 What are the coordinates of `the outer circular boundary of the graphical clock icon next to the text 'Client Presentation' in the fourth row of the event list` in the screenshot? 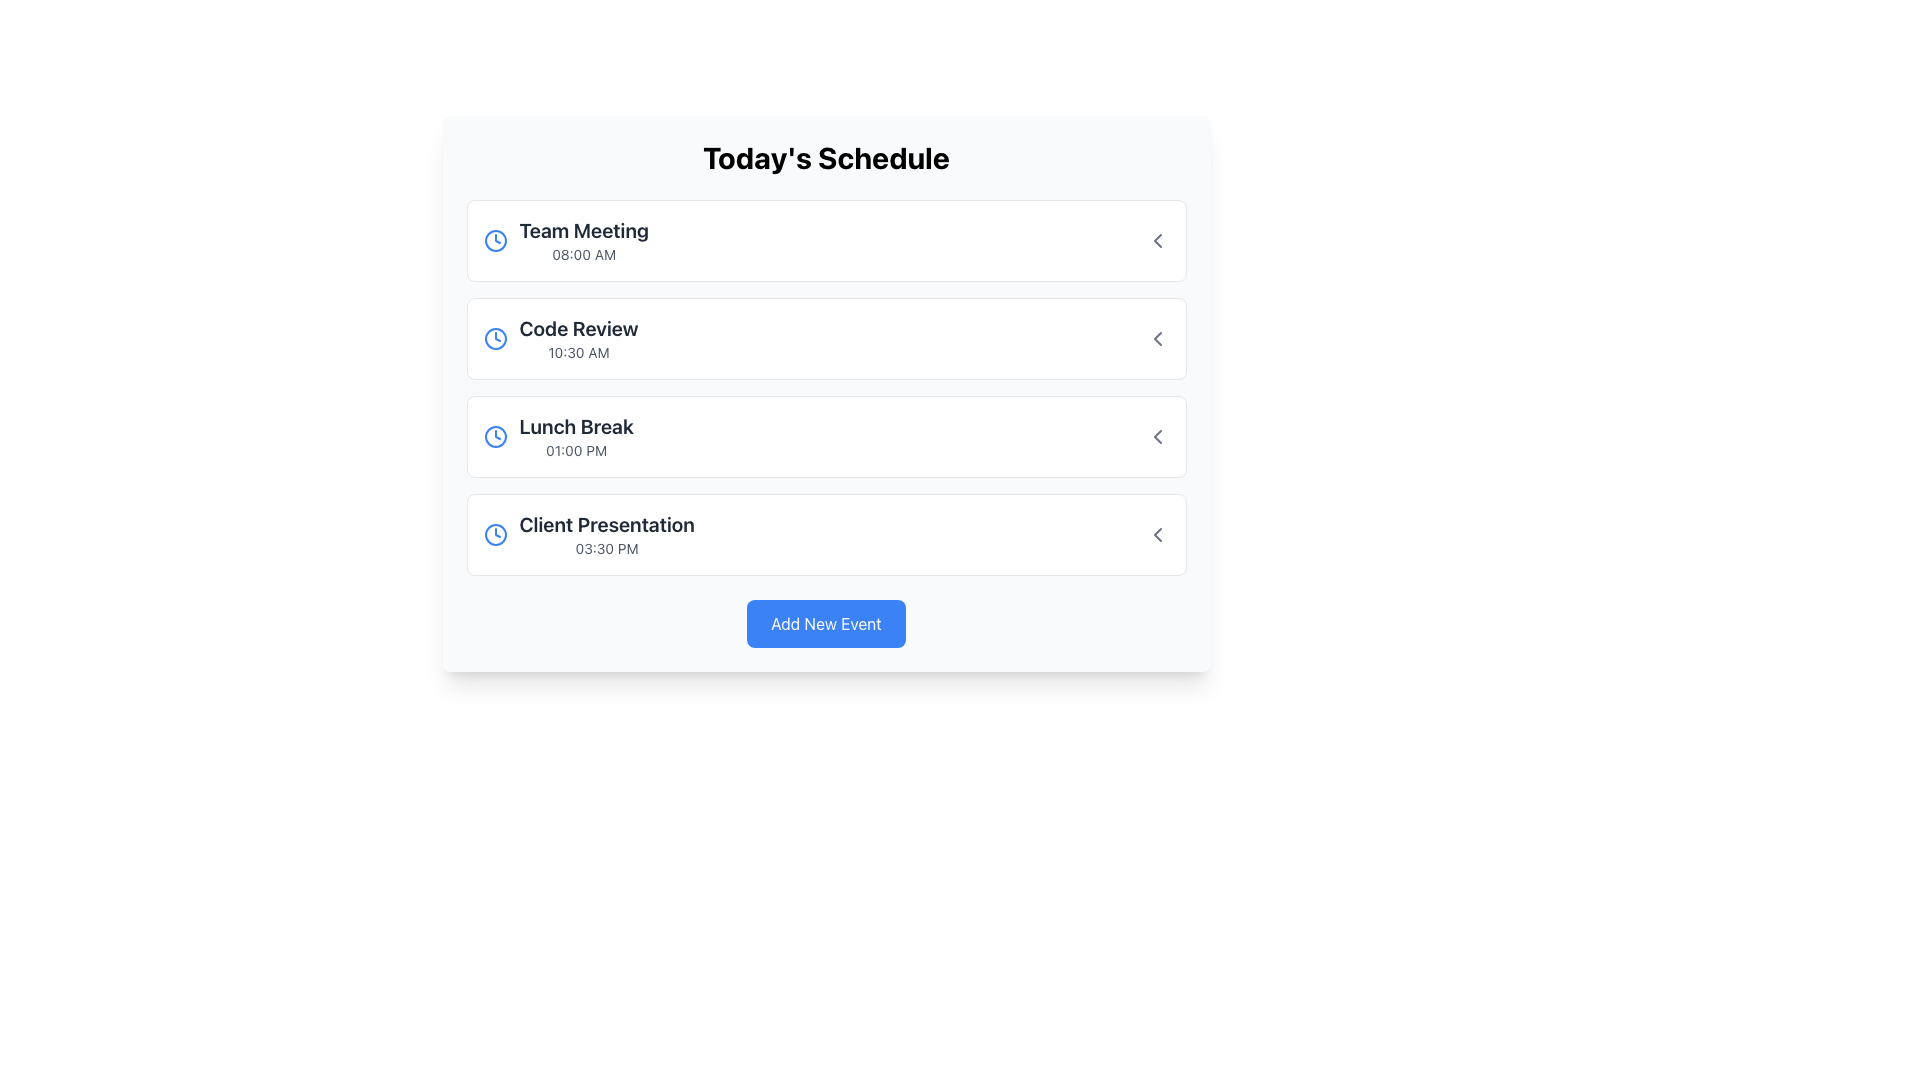 It's located at (495, 534).